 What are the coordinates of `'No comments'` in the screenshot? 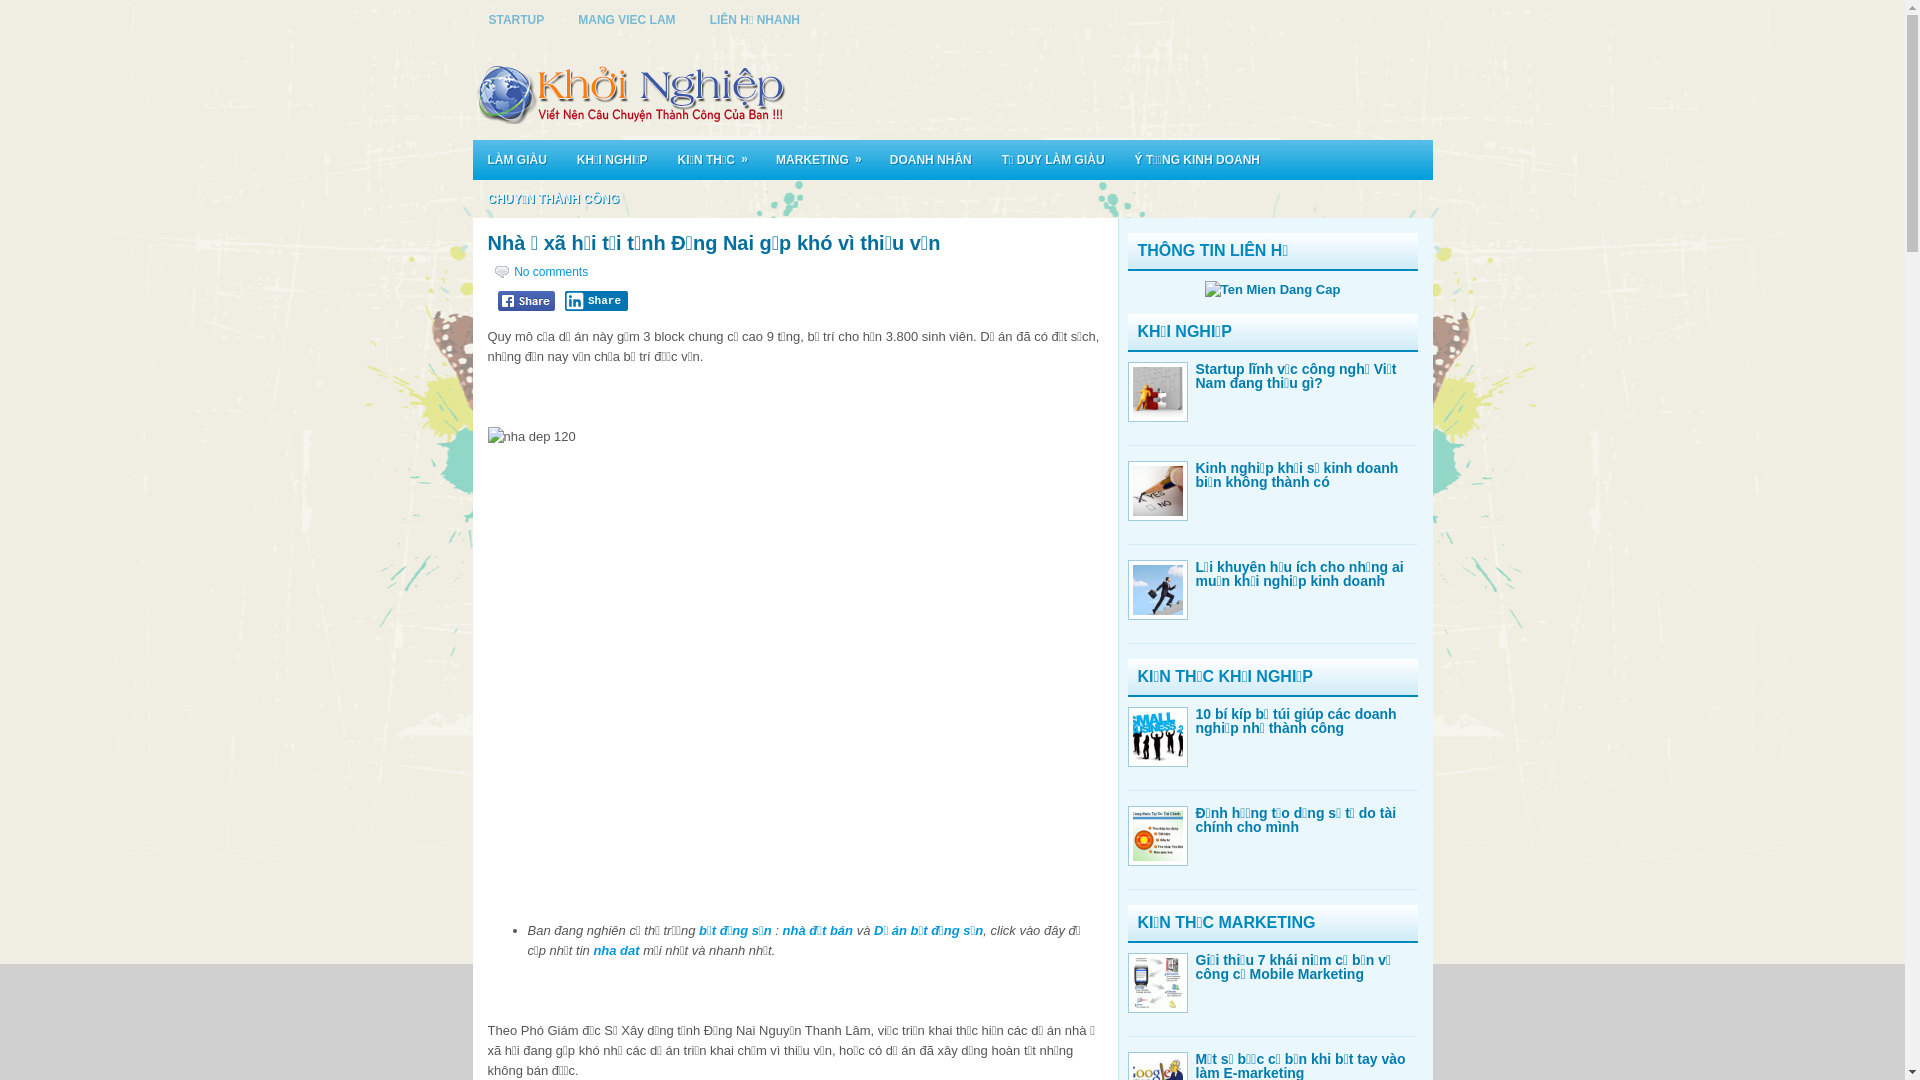 It's located at (551, 272).